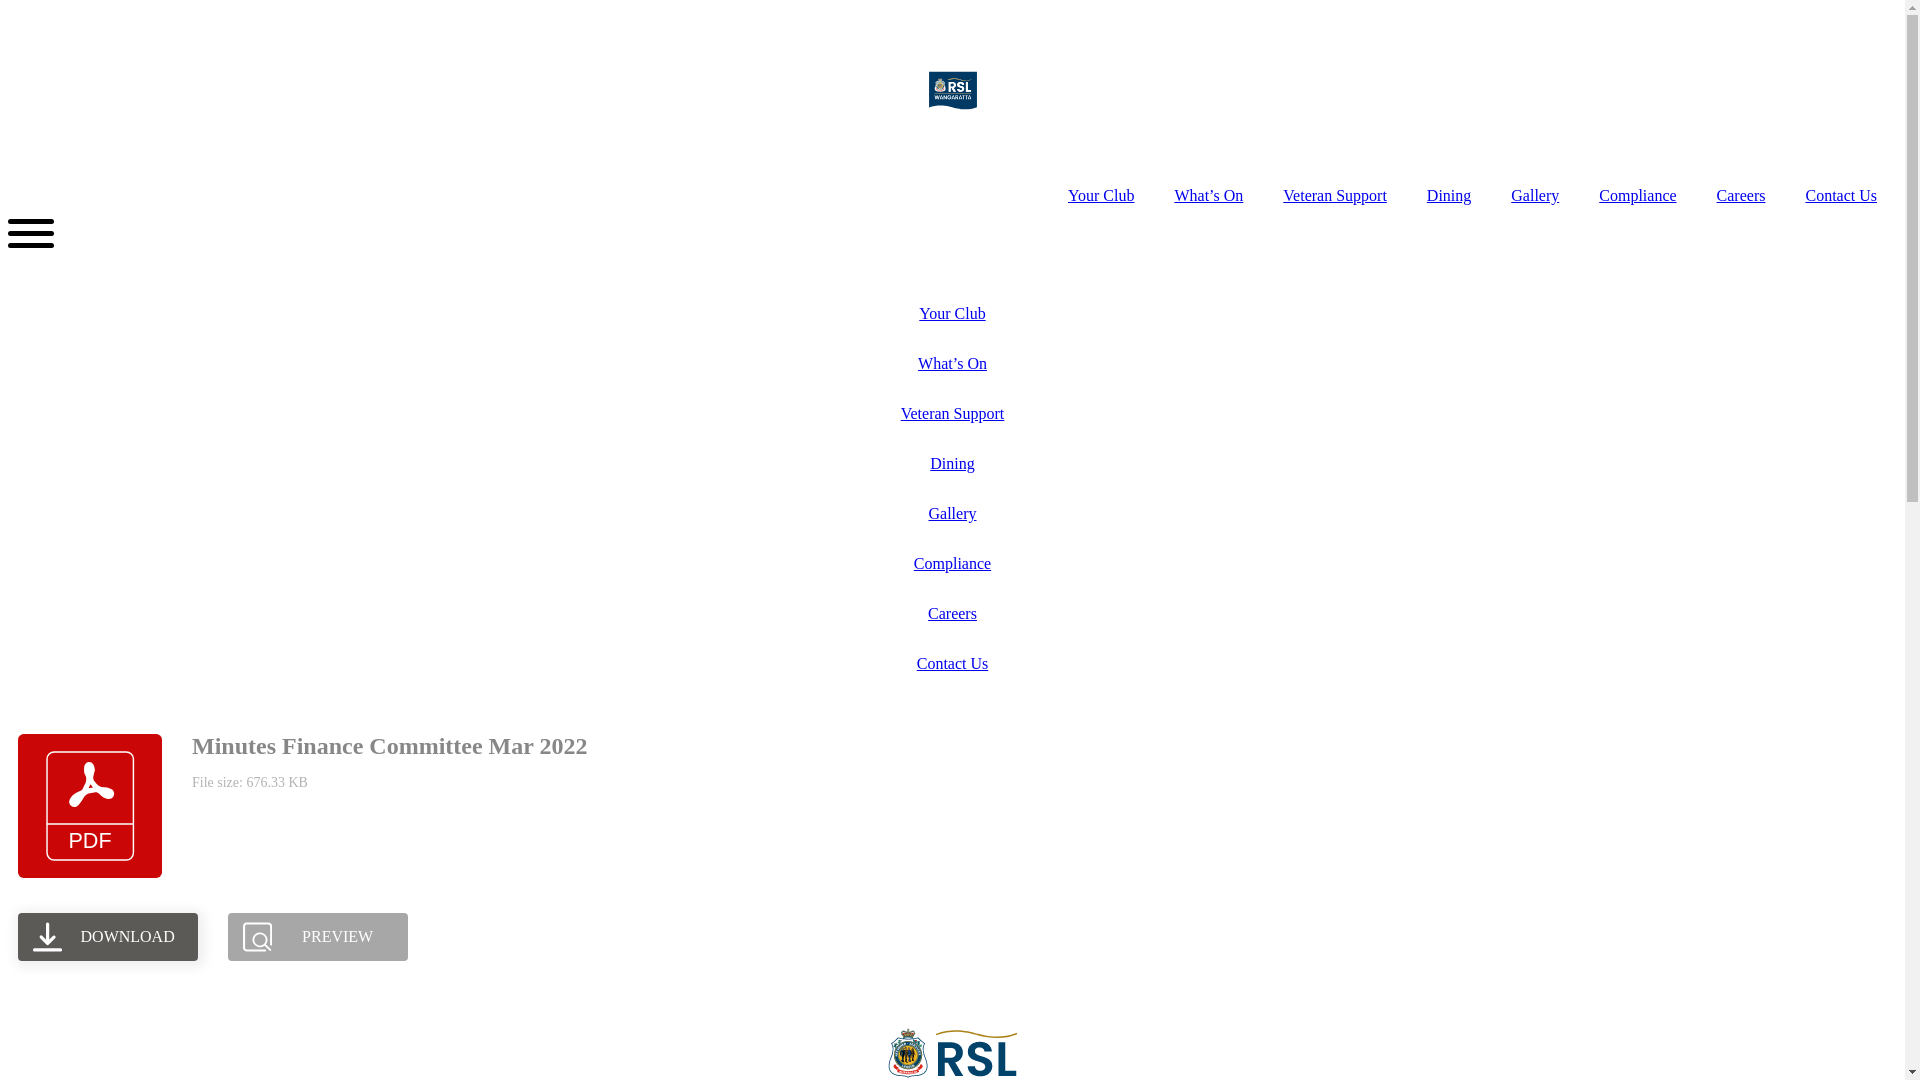 The height and width of the screenshot is (1080, 1920). Describe the element at coordinates (951, 563) in the screenshot. I see `'Compliance'` at that location.